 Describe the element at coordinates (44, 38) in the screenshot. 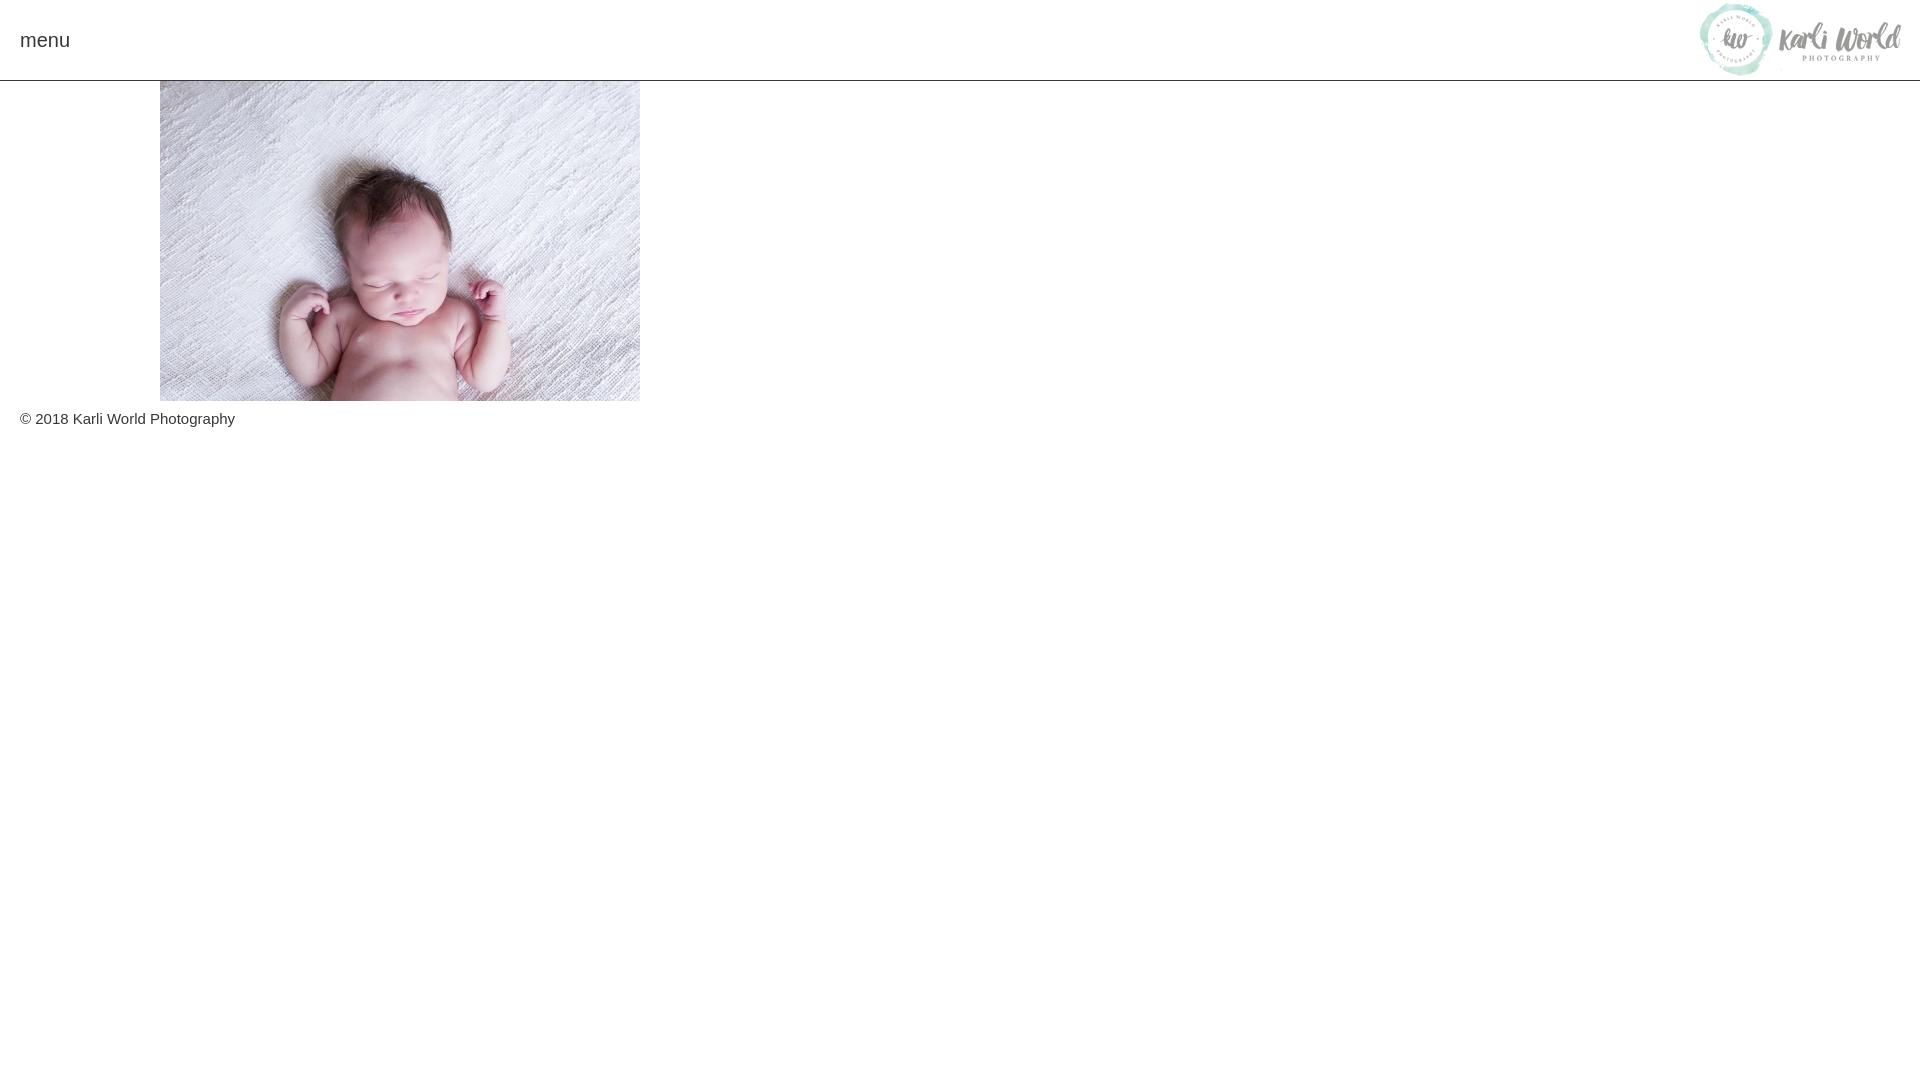

I see `'menu'` at that location.